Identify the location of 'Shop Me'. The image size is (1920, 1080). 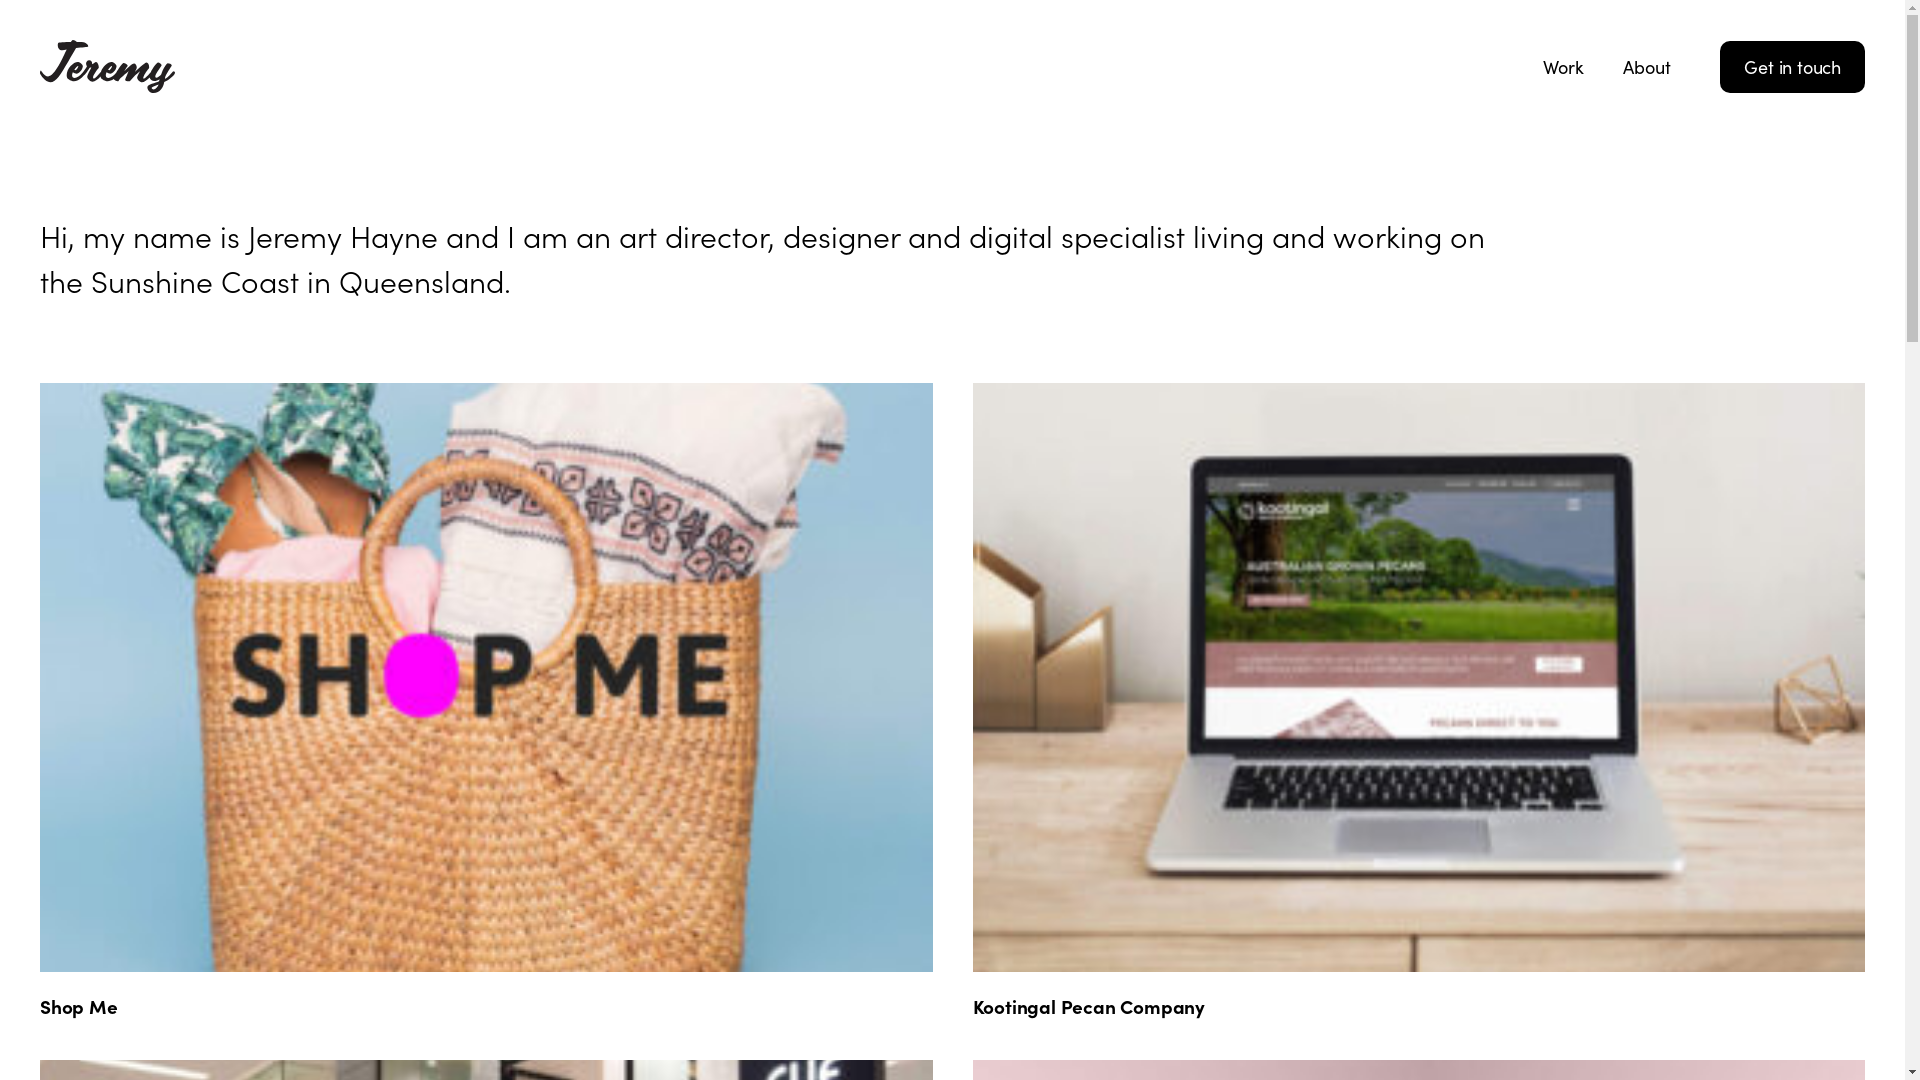
(78, 1005).